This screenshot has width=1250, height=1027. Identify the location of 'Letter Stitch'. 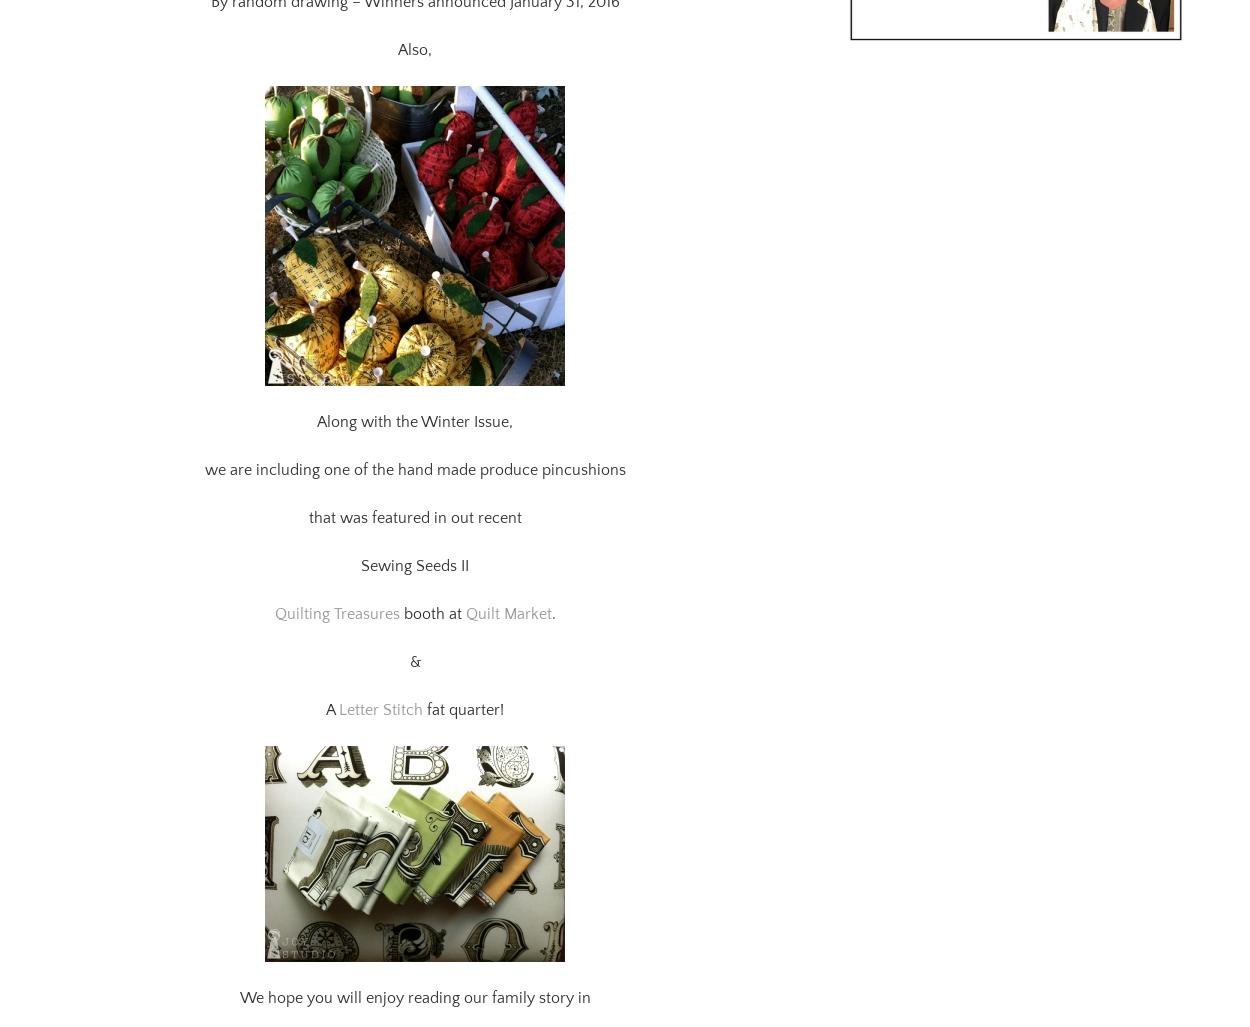
(381, 686).